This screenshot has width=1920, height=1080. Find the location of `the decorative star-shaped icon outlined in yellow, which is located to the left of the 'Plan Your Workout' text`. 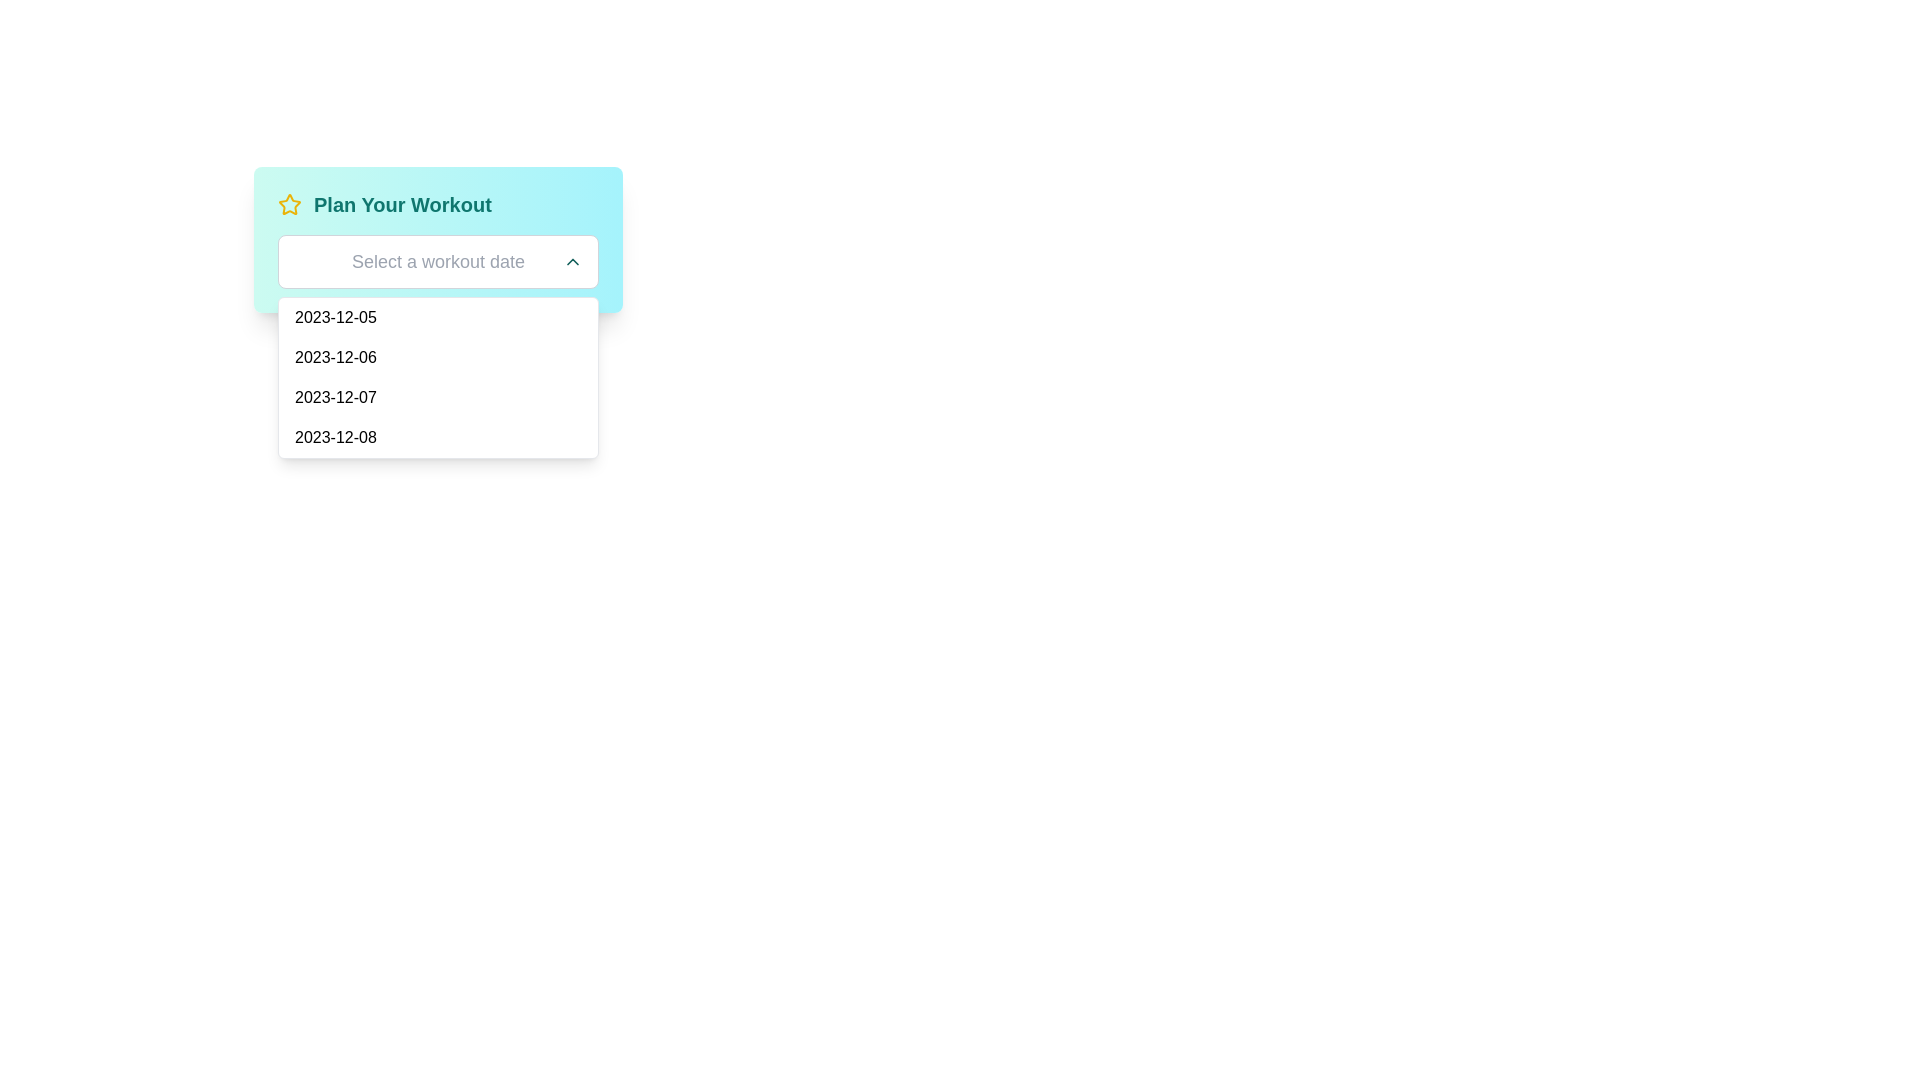

the decorative star-shaped icon outlined in yellow, which is located to the left of the 'Plan Your Workout' text is located at coordinates (288, 204).